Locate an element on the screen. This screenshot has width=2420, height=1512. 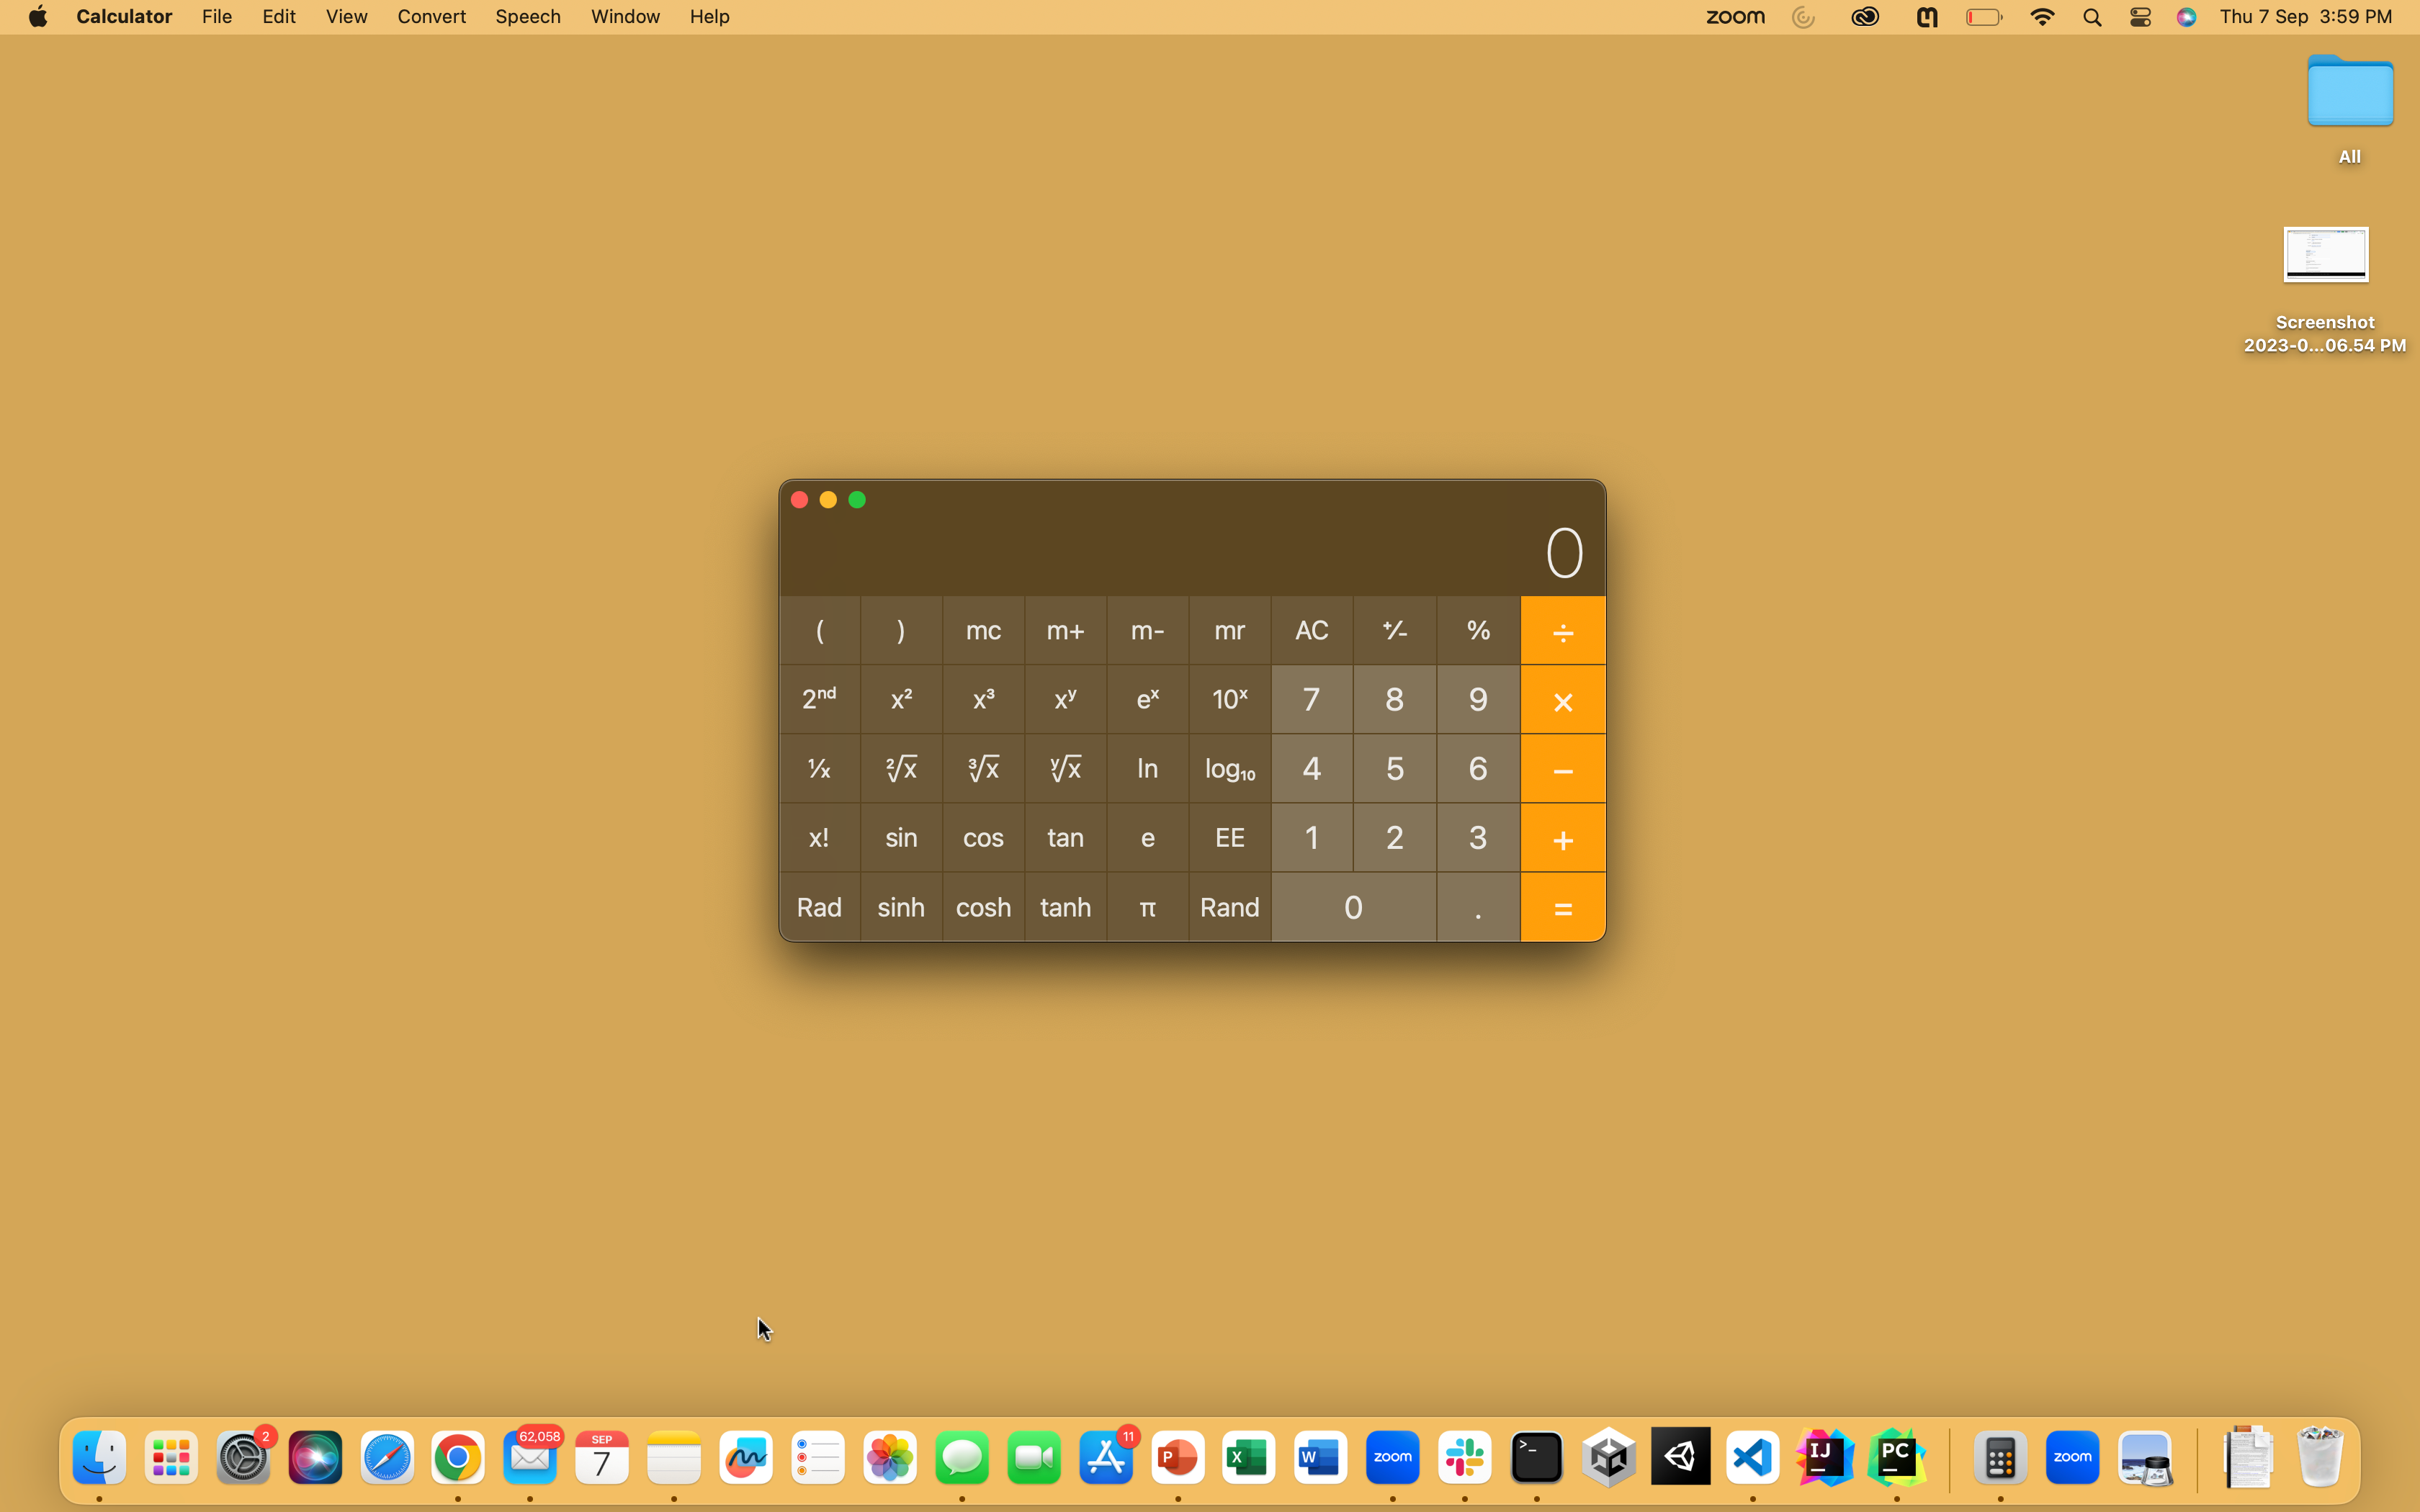
Determine the sine value of angle 45 degrees is located at coordinates (1309, 767).